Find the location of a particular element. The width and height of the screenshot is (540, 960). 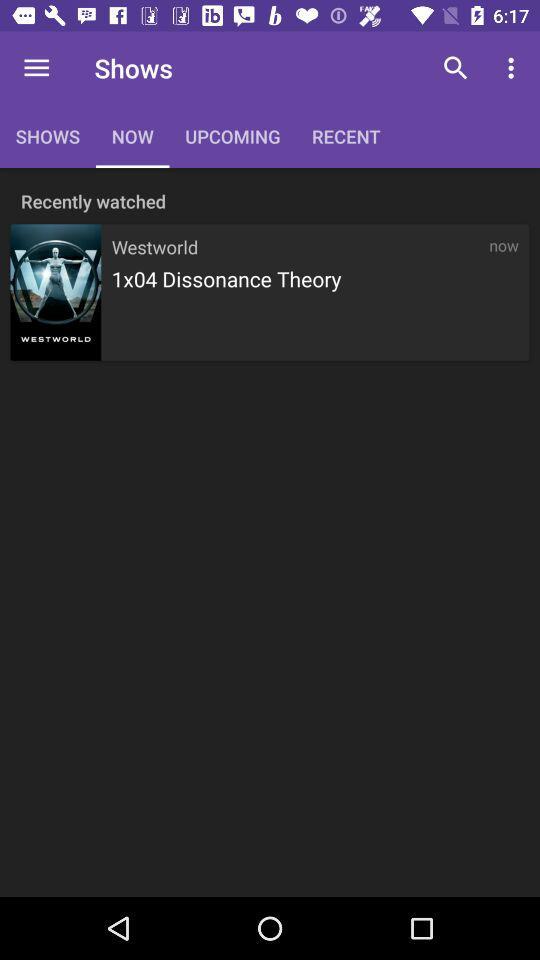

icon to the left of shows is located at coordinates (36, 68).